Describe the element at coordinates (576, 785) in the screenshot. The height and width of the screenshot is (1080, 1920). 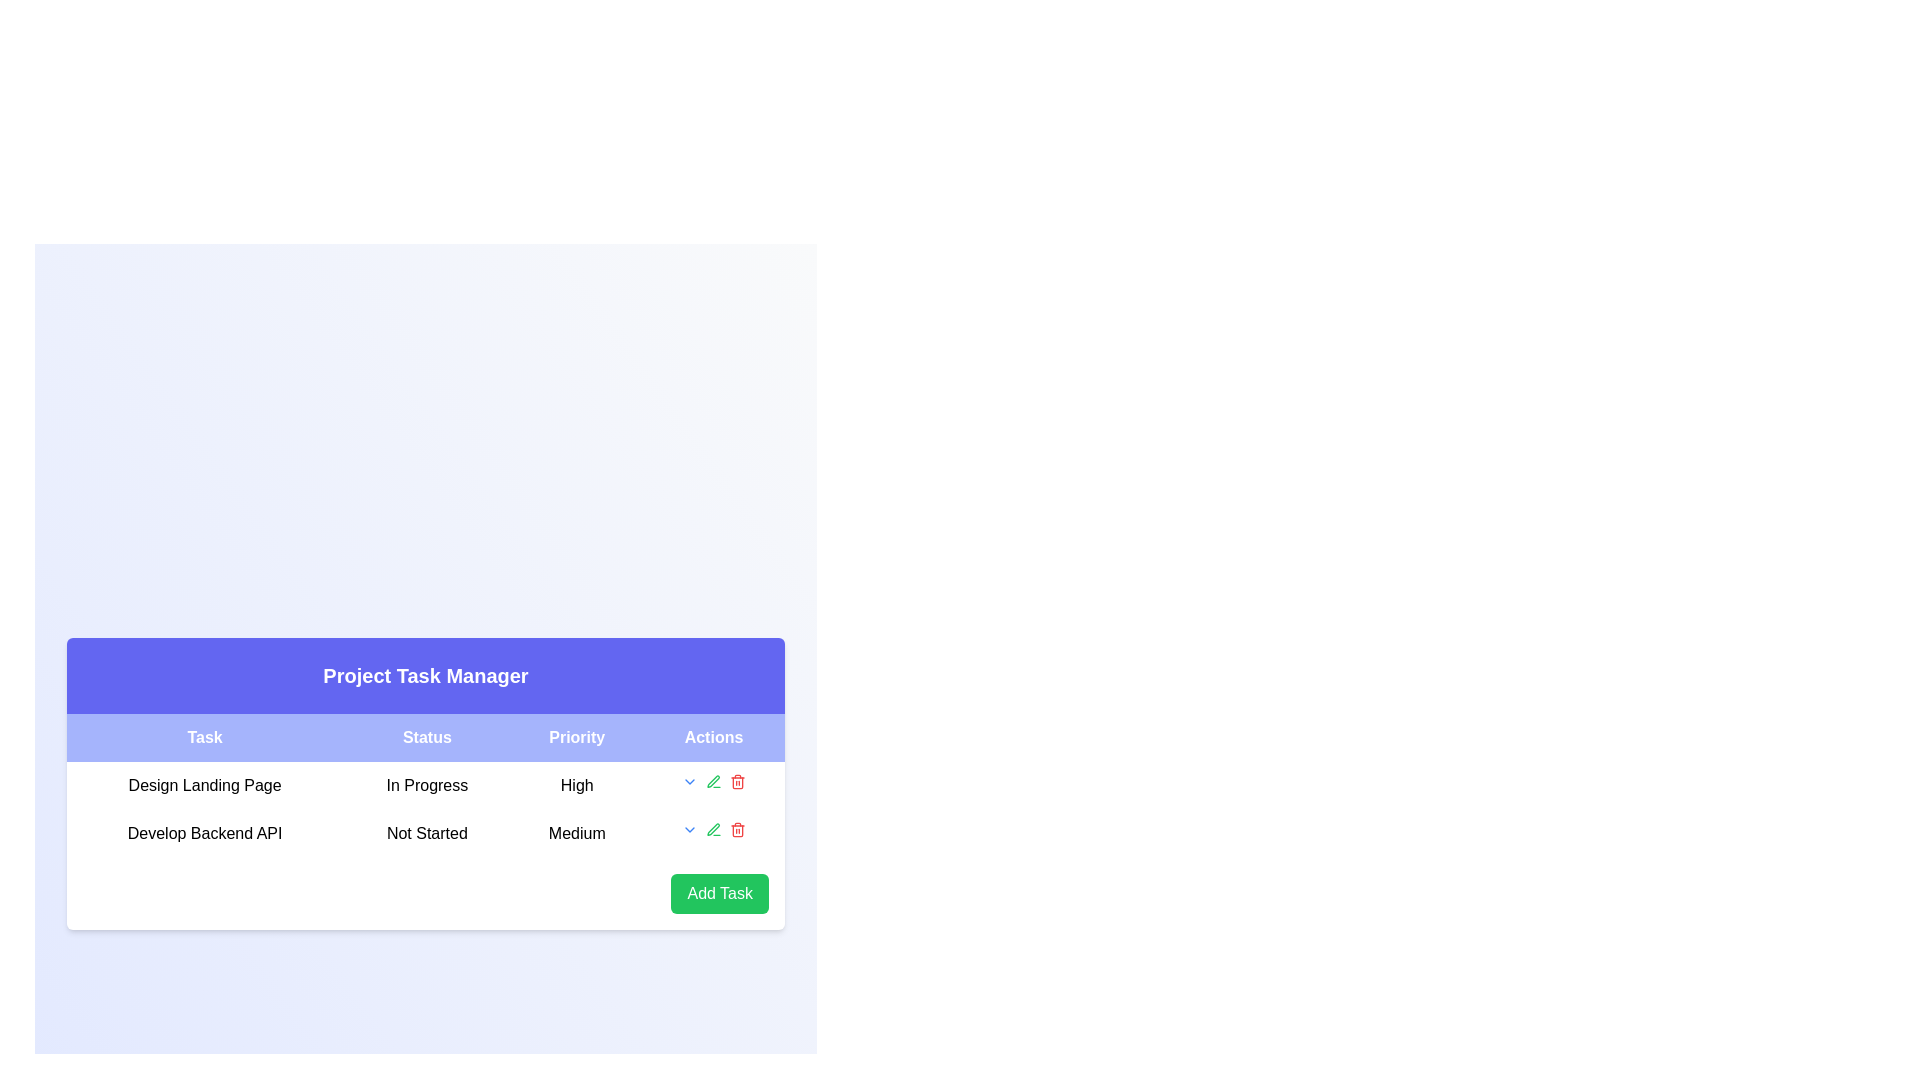
I see `text label displaying 'High' in the Priority column of the task 'Design Landing Page' to understand the priority level` at that location.